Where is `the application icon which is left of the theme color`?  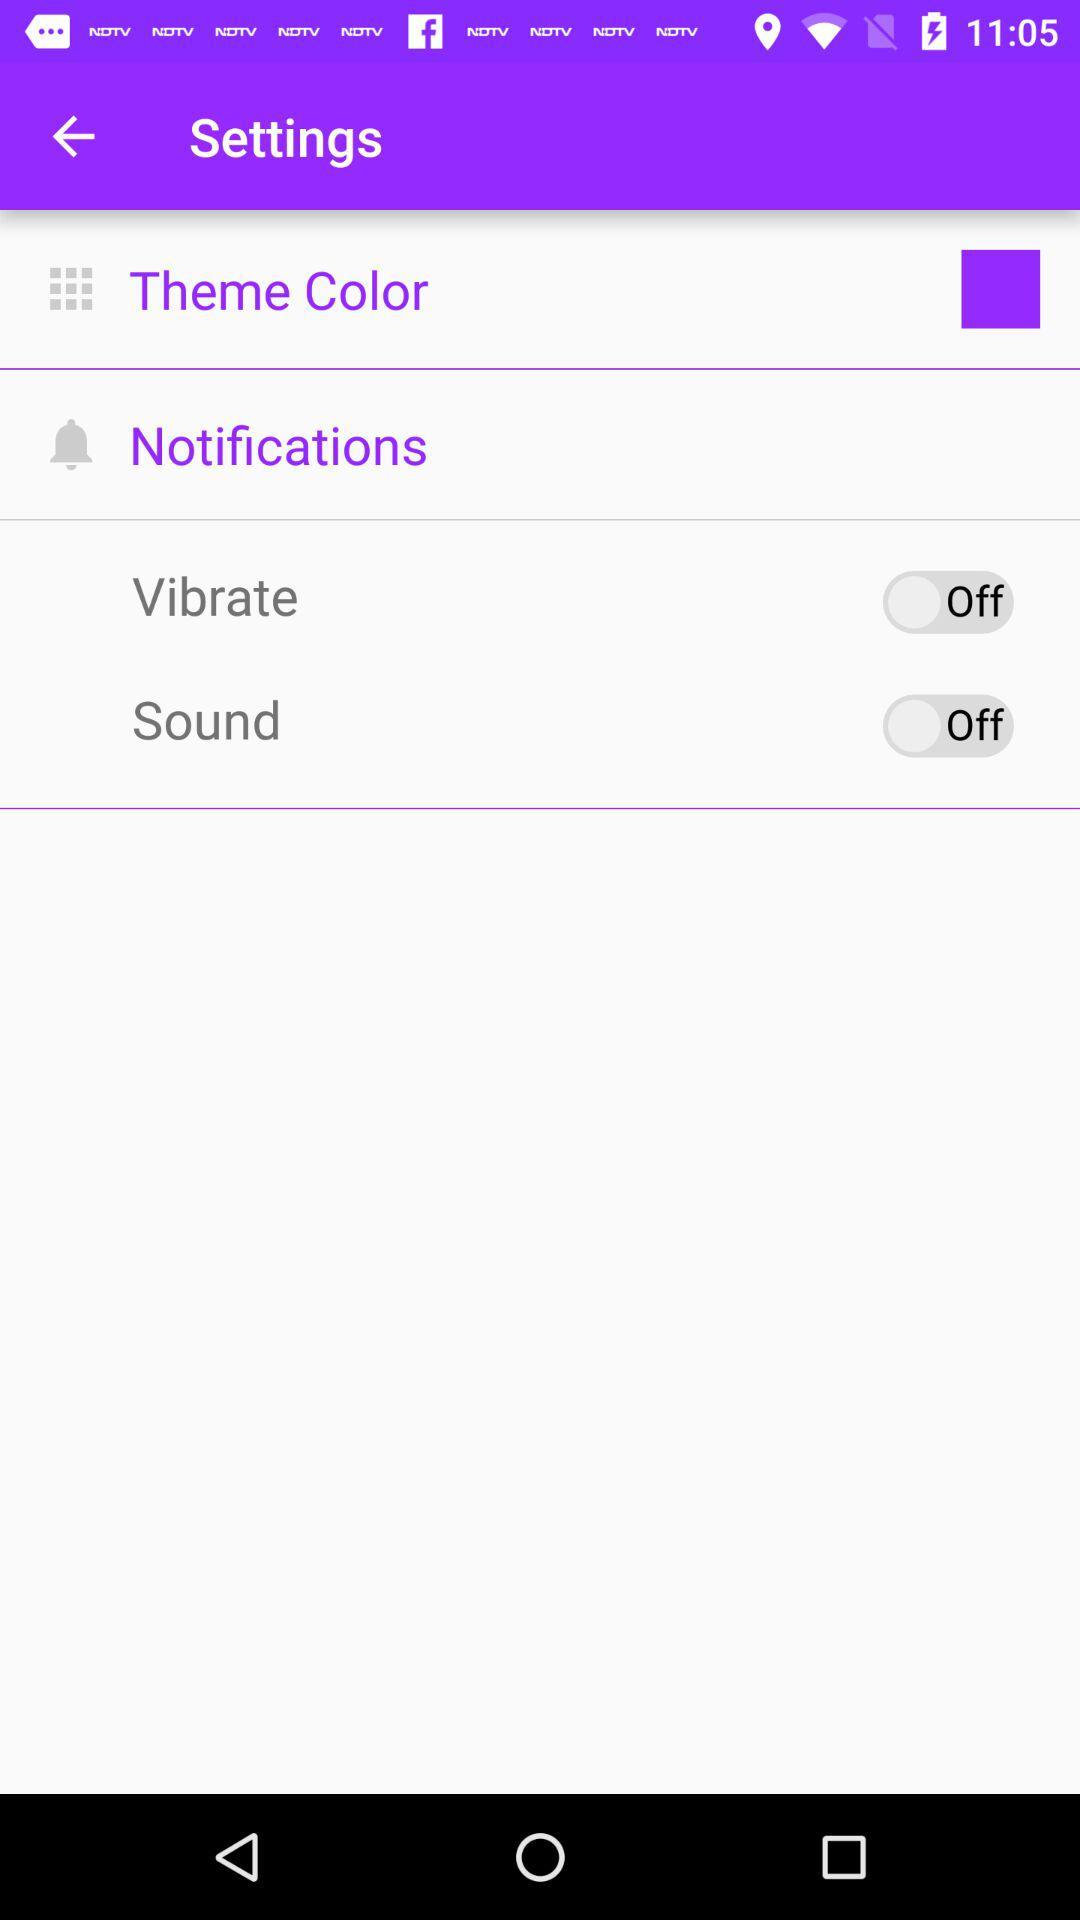
the application icon which is left of the theme color is located at coordinates (70, 287).